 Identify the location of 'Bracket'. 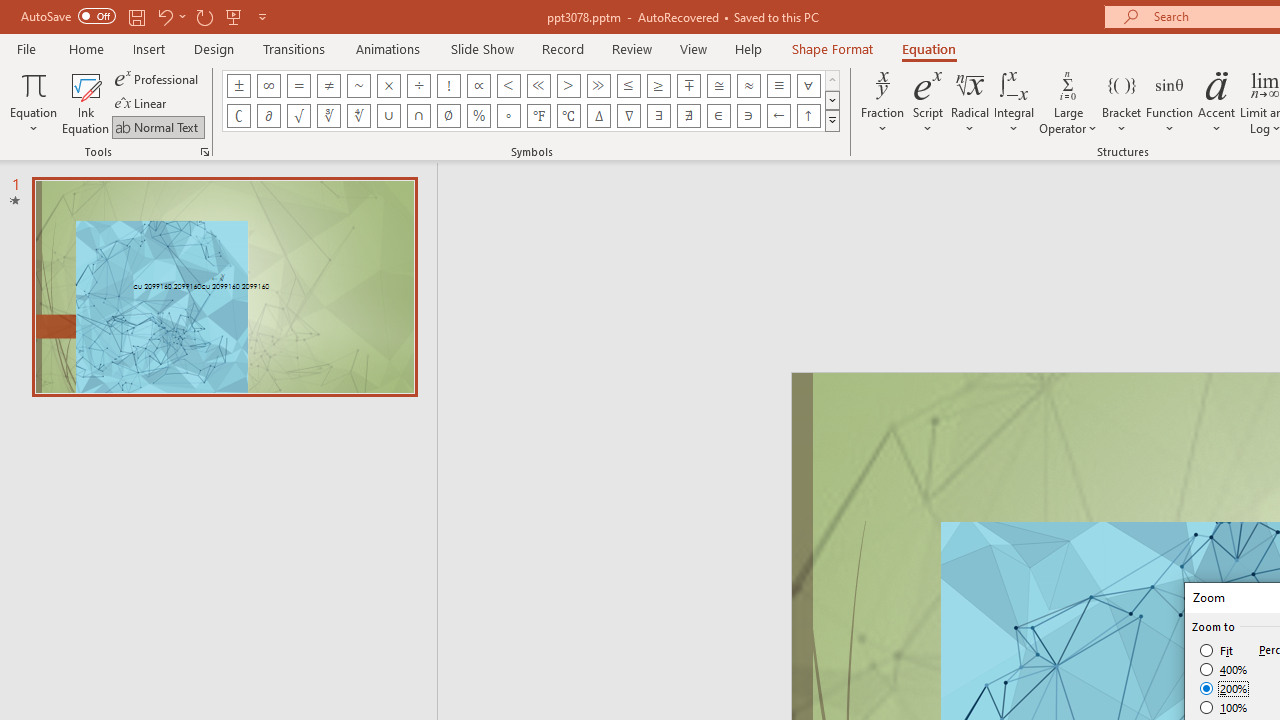
(1121, 103).